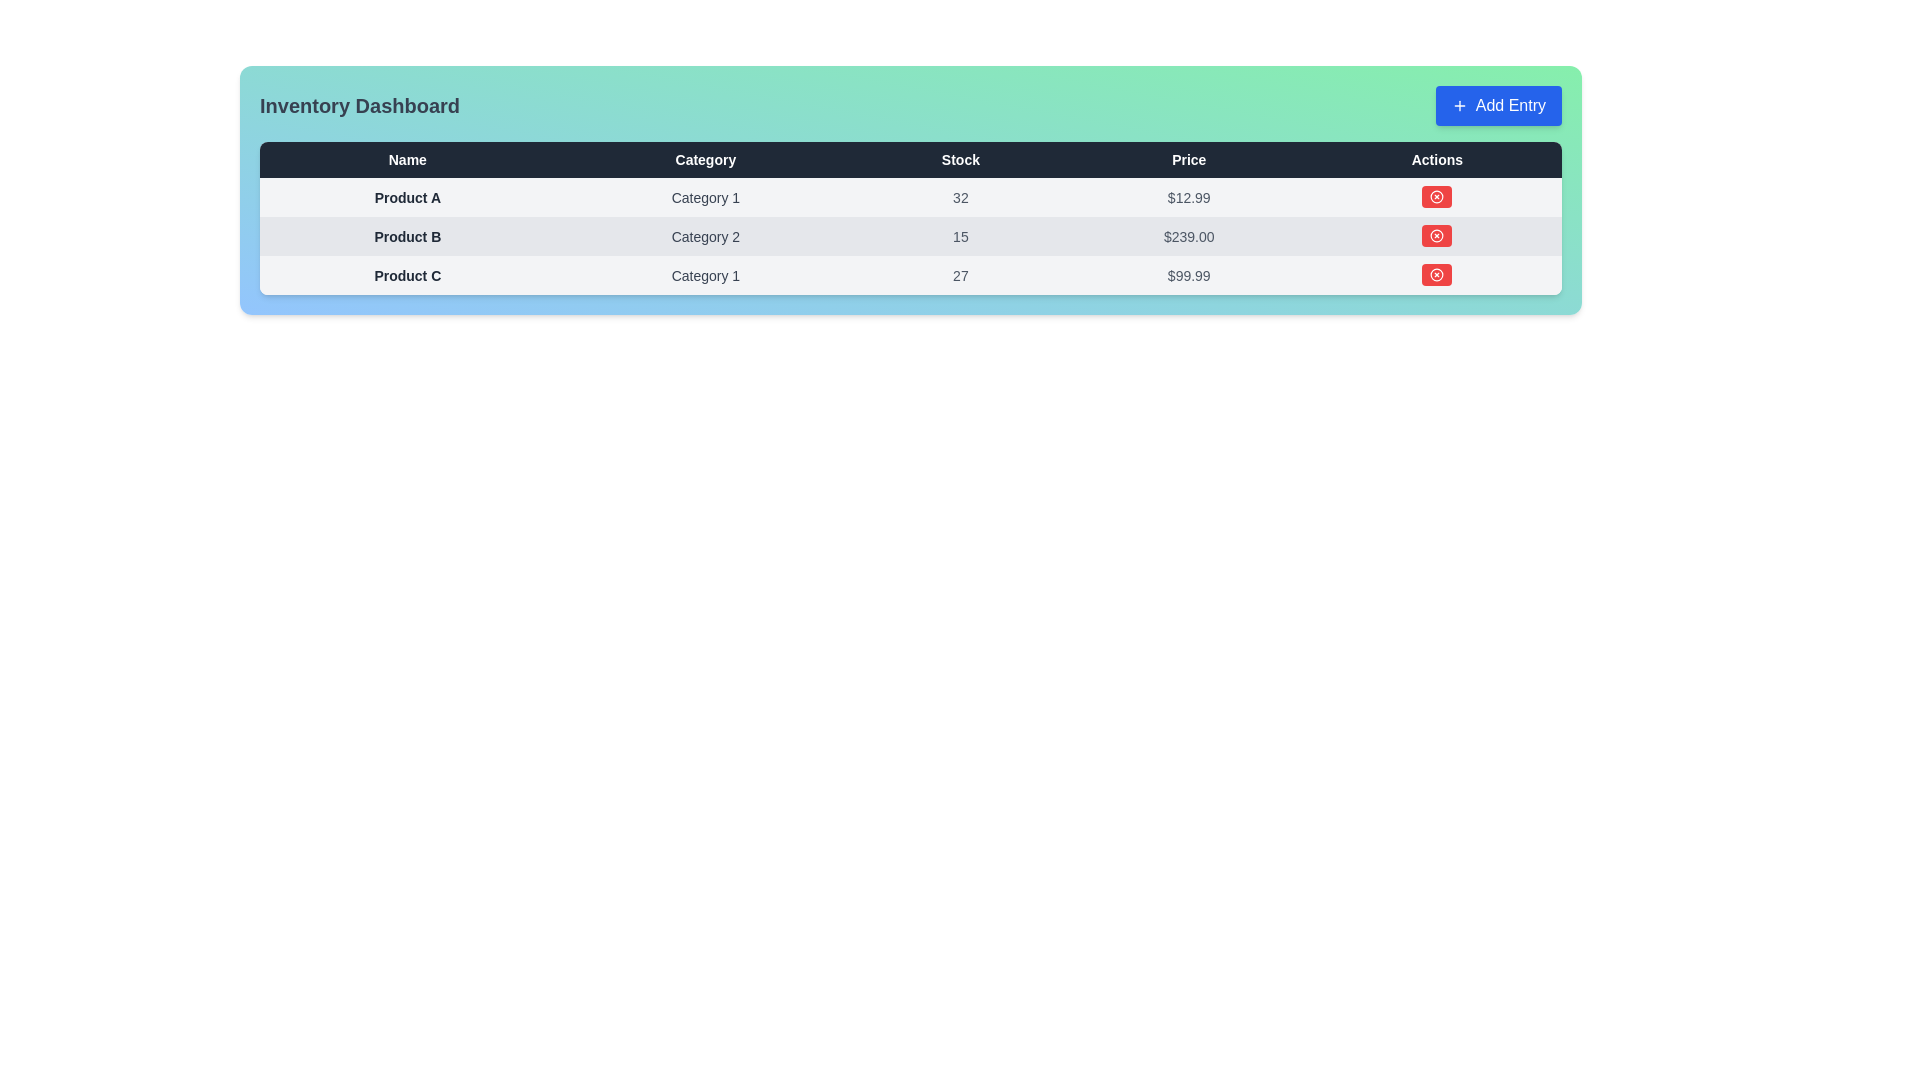  I want to click on details shown for 'Product B' in the second row of the table, which includes its name, category, stock, and price information, so click(910, 235).